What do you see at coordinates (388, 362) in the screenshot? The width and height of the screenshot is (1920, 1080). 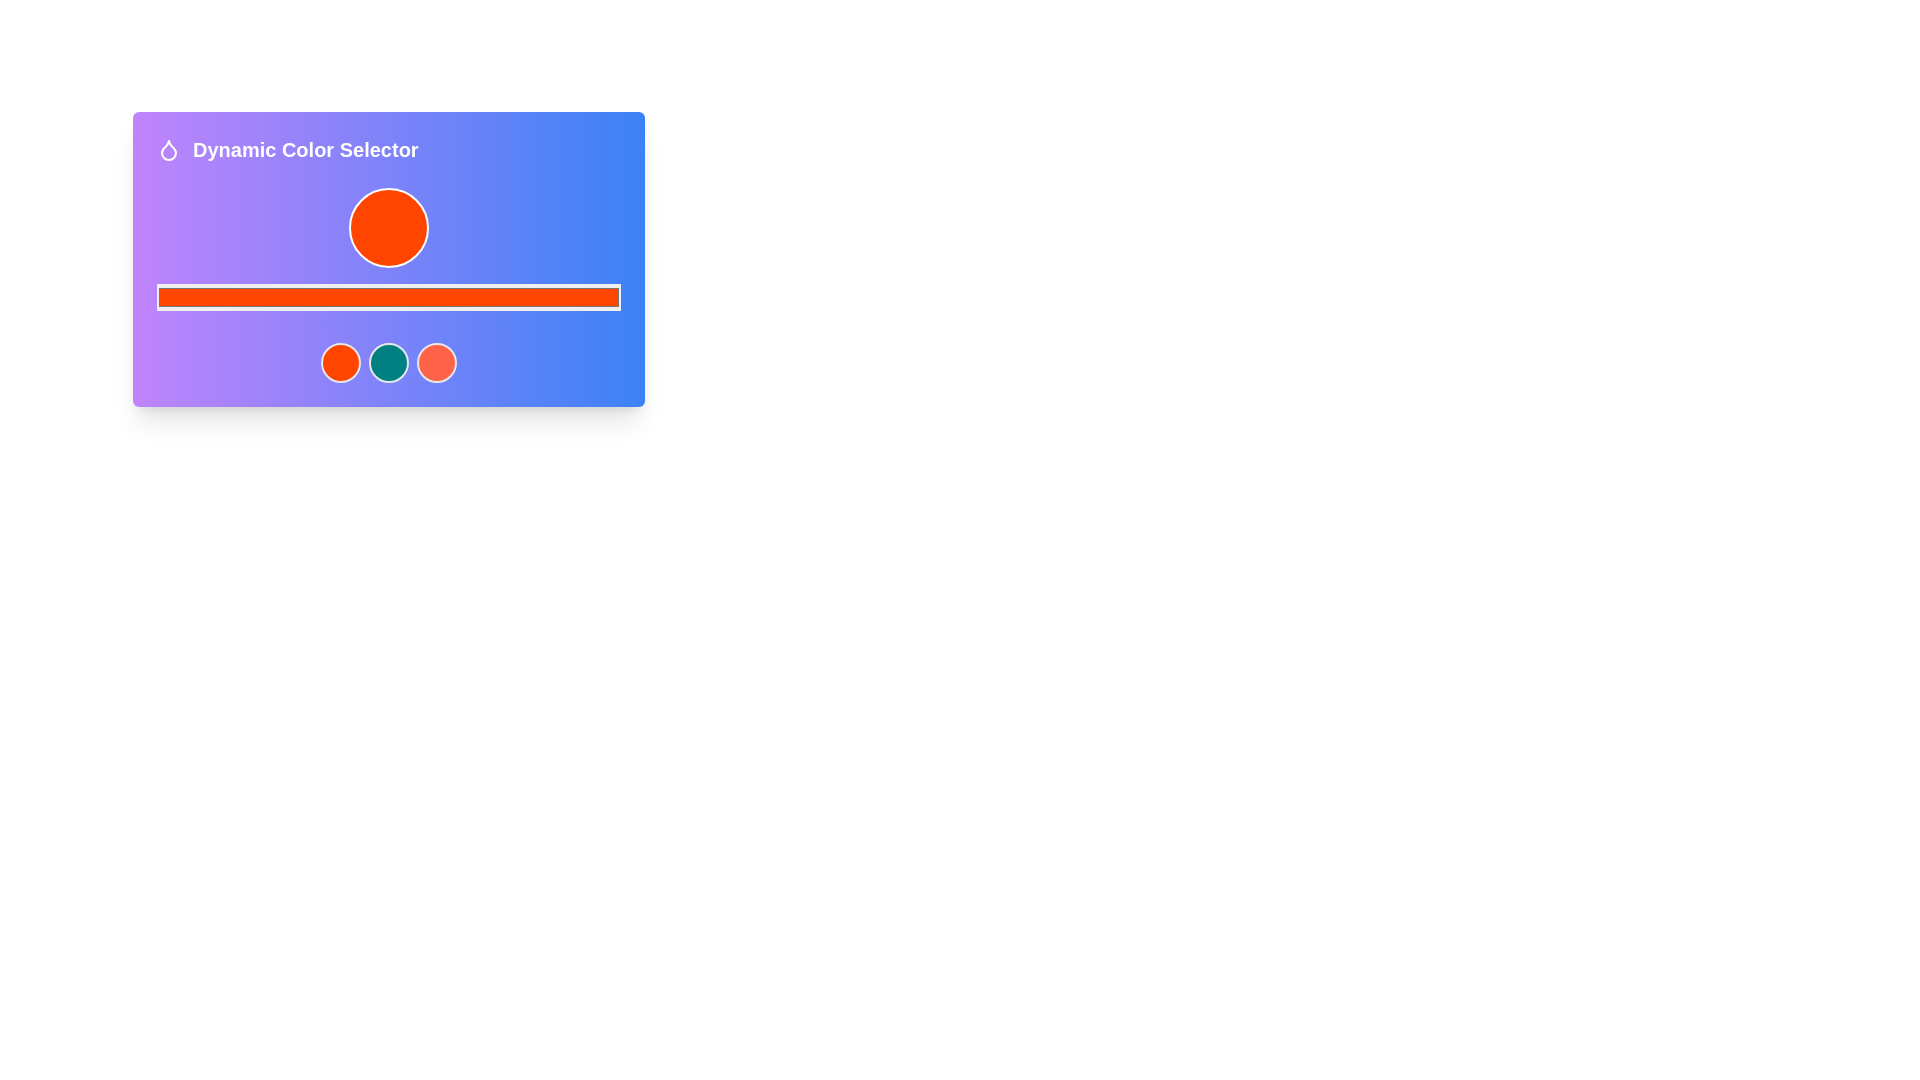 I see `the teal button from a group of three horizontally aligned circular buttons, each with distinct colors, located at the bottom section of the interface` at bounding box center [388, 362].